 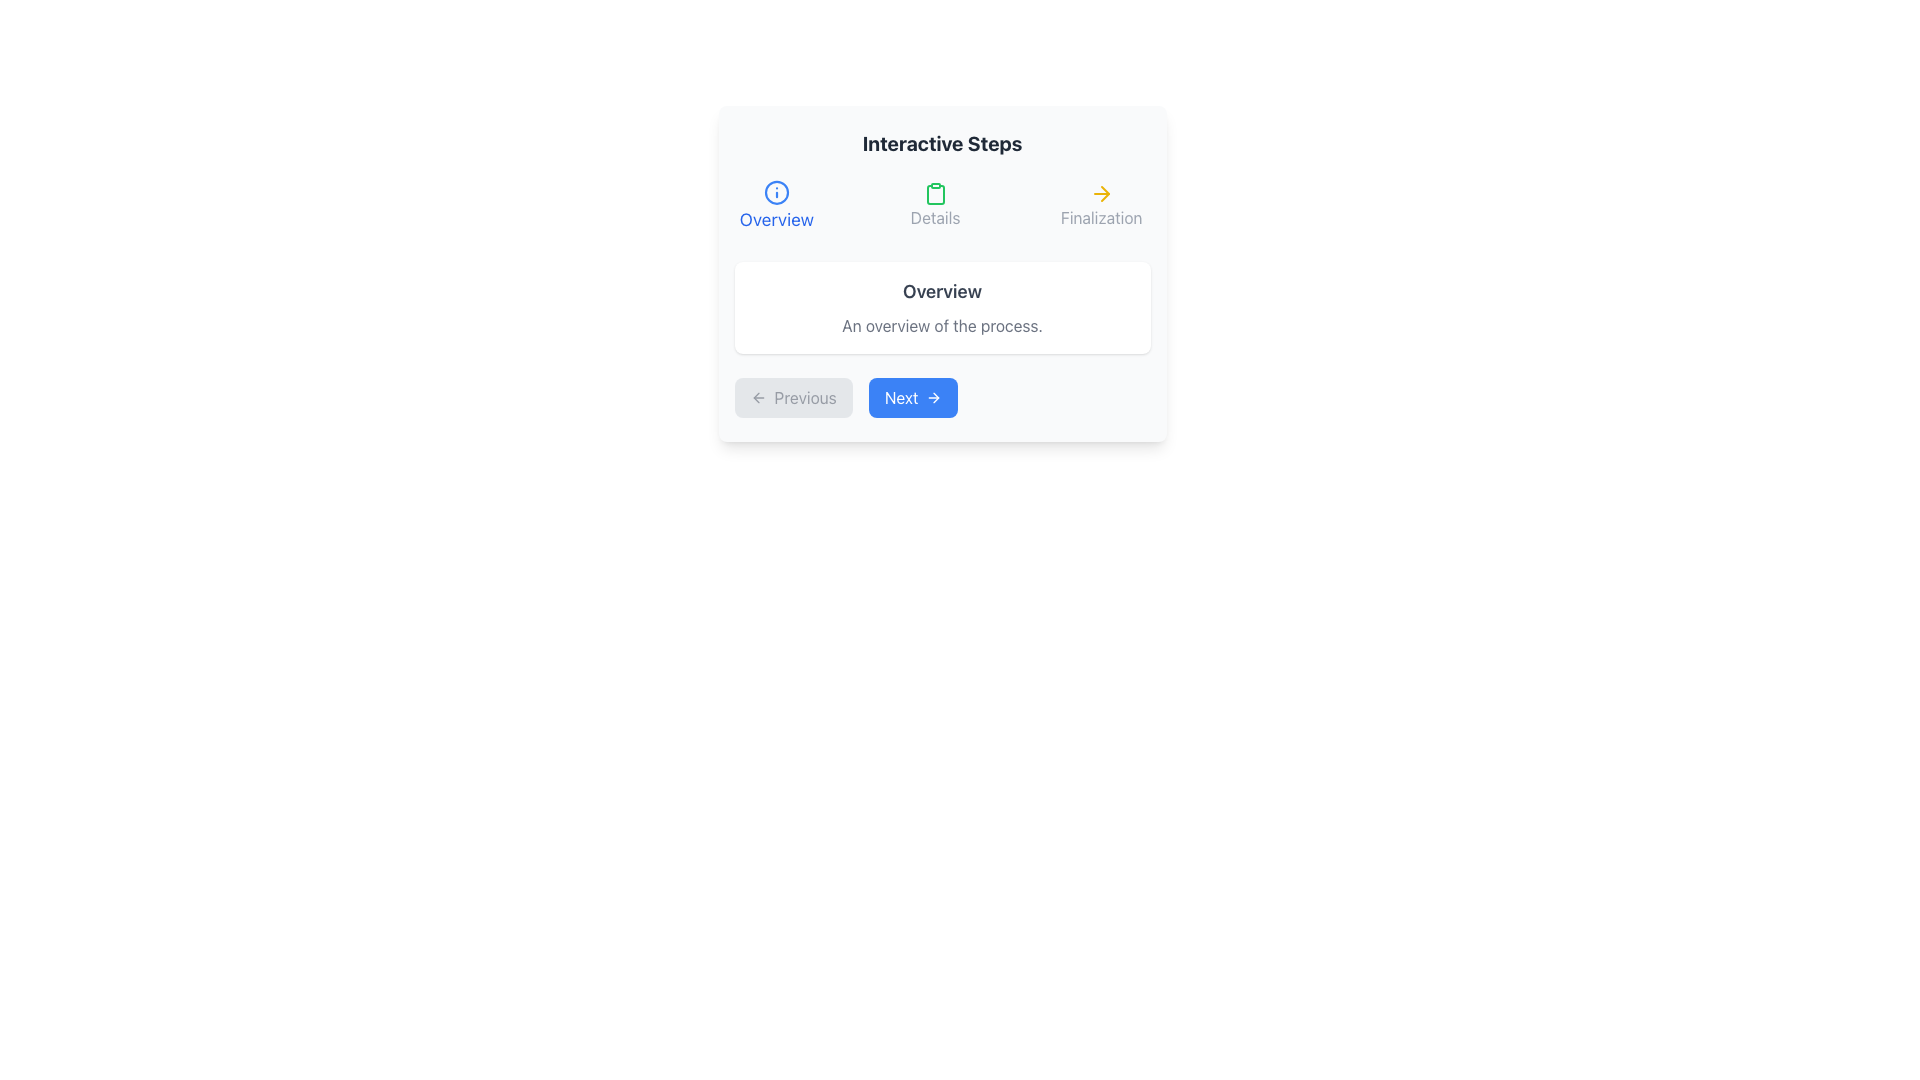 What do you see at coordinates (775, 192) in the screenshot?
I see `the Circle icon component, which serves as a visual representation within the interface, centrally located at its bounding box` at bounding box center [775, 192].